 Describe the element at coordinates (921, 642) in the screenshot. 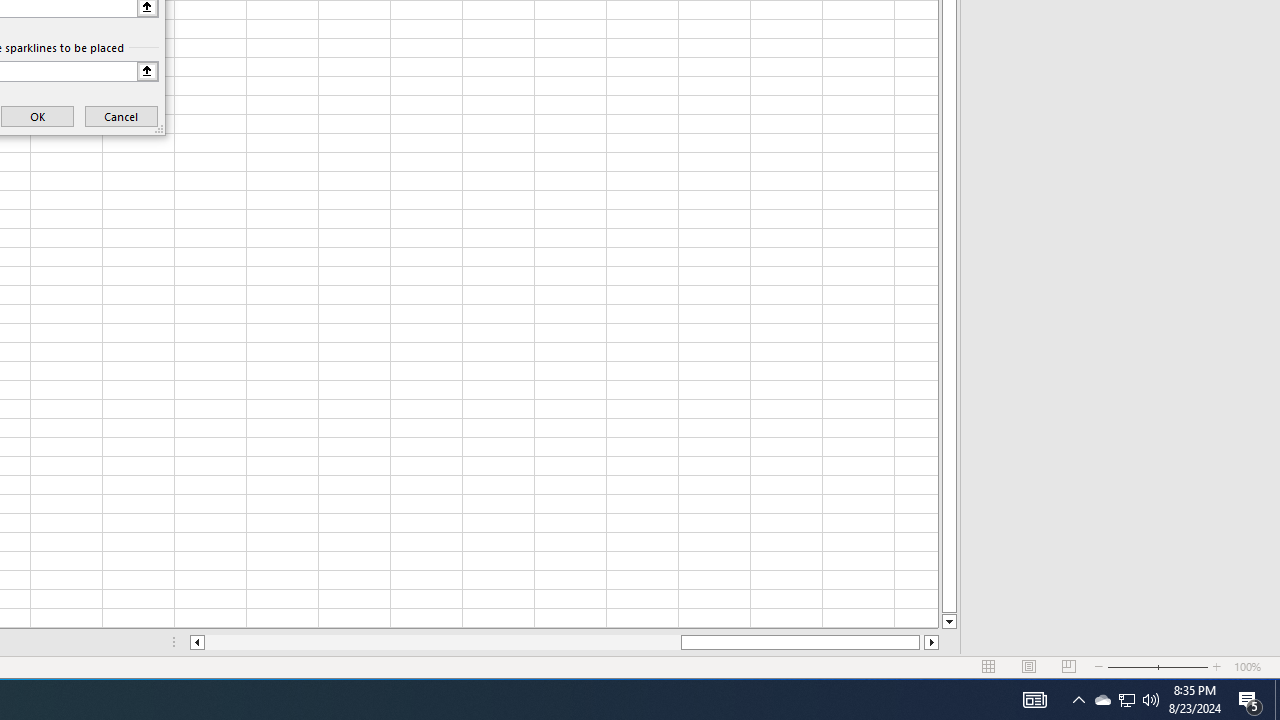

I see `'Page right'` at that location.